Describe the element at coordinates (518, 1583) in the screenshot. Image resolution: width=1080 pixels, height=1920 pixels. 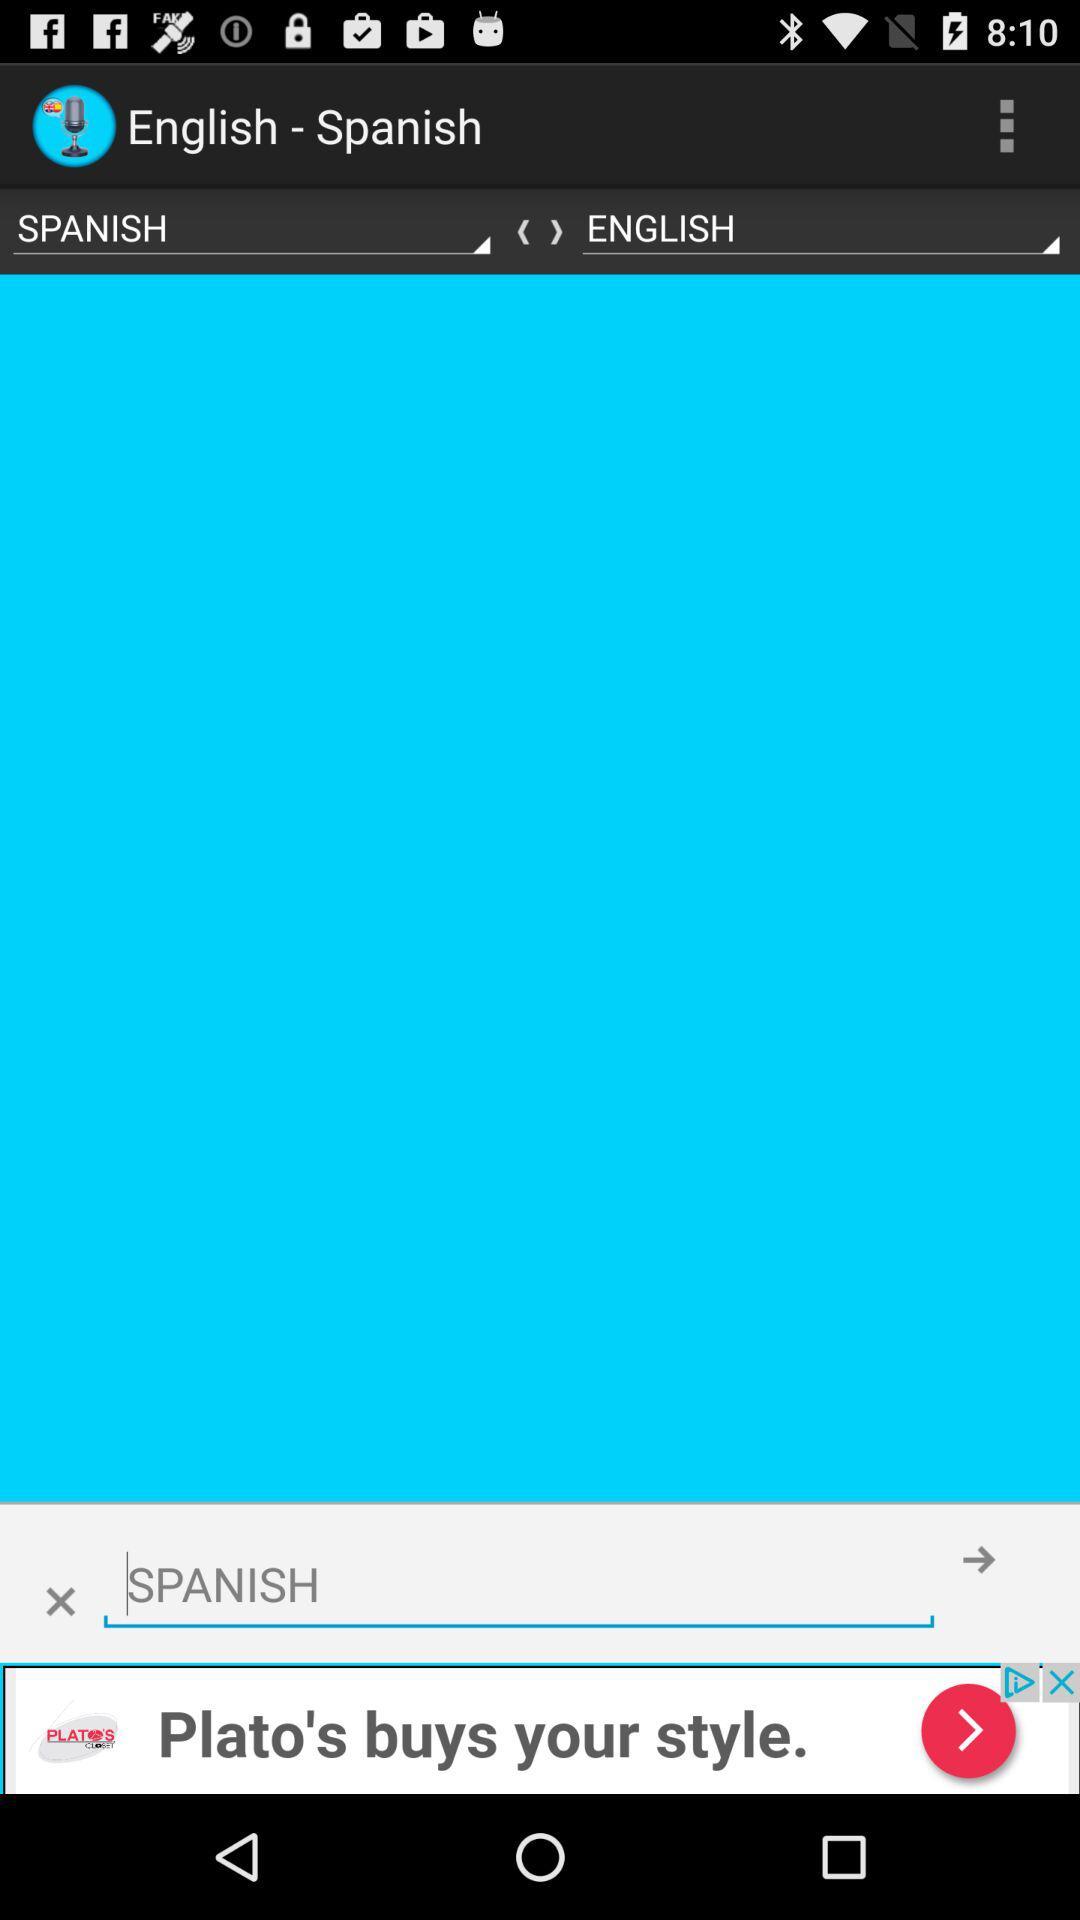
I see `spanish box` at that location.